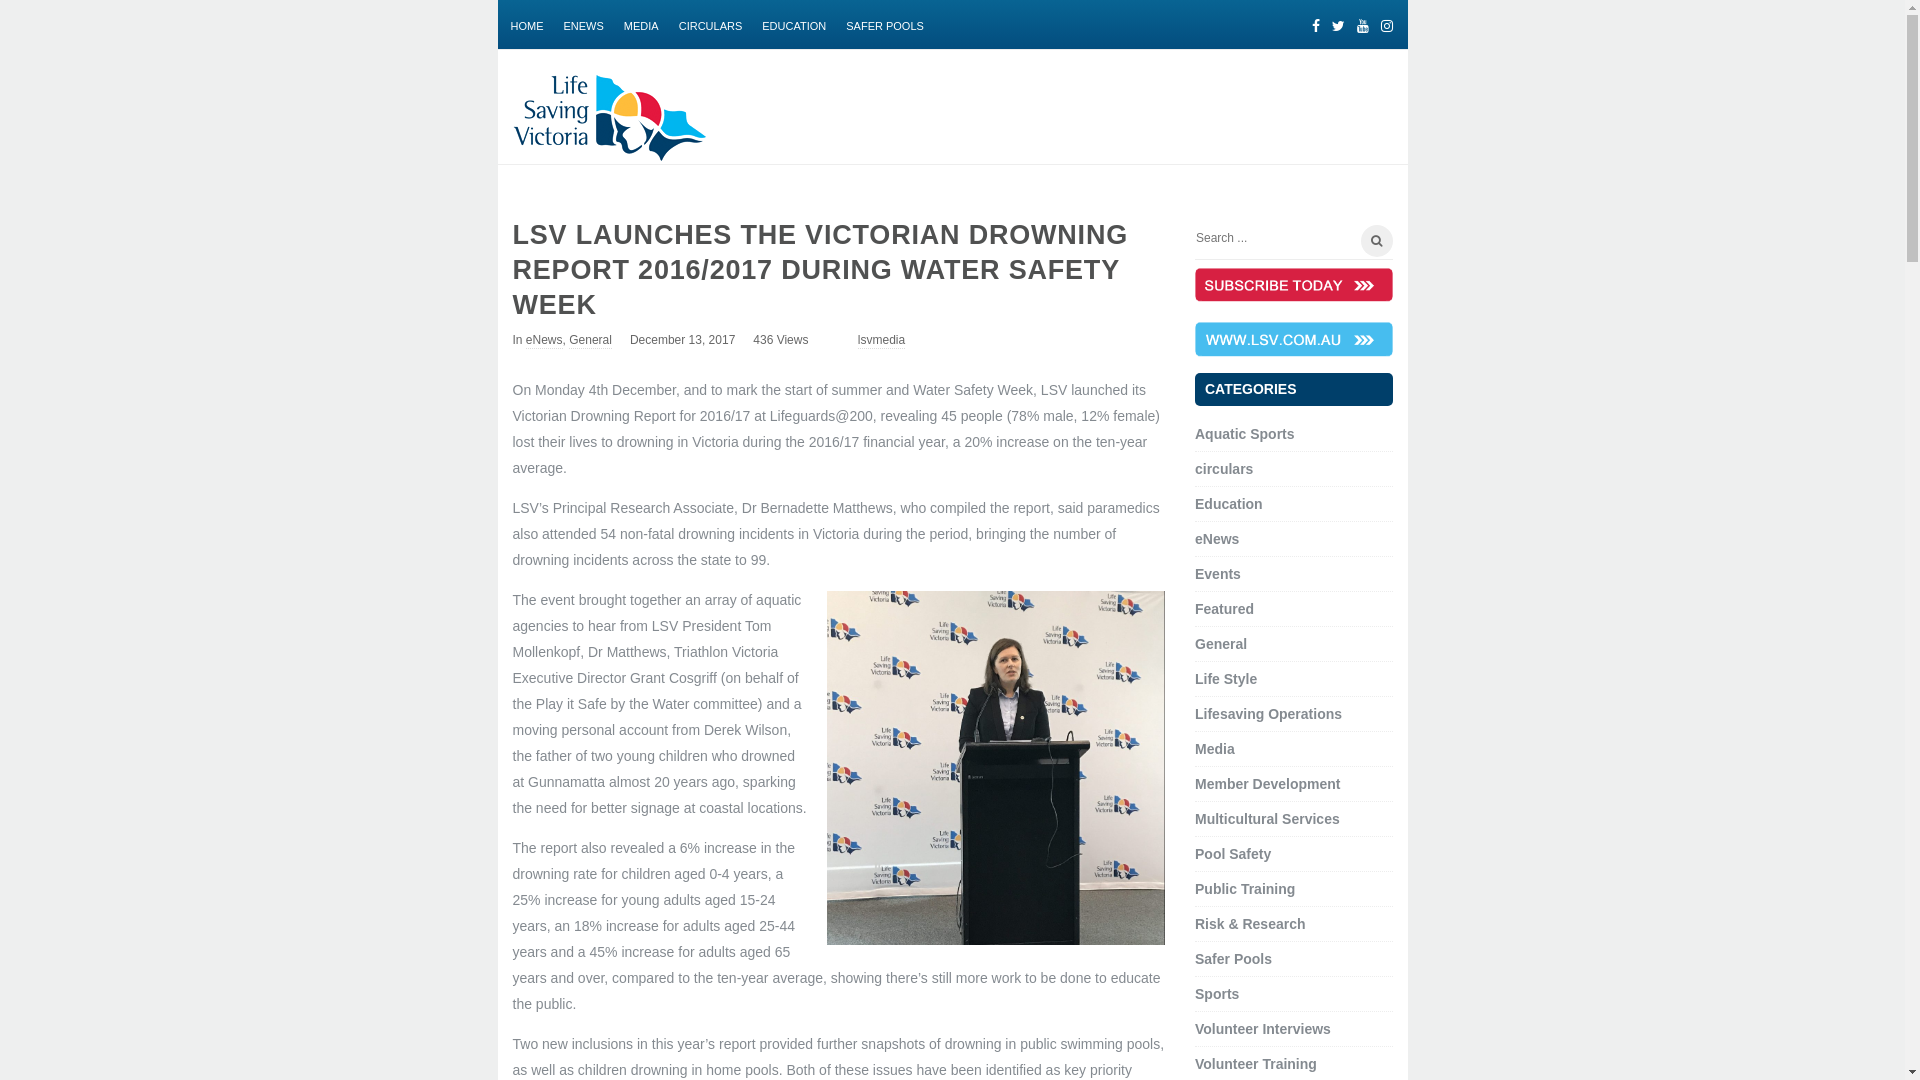  What do you see at coordinates (1195, 241) in the screenshot?
I see `'Search for:'` at bounding box center [1195, 241].